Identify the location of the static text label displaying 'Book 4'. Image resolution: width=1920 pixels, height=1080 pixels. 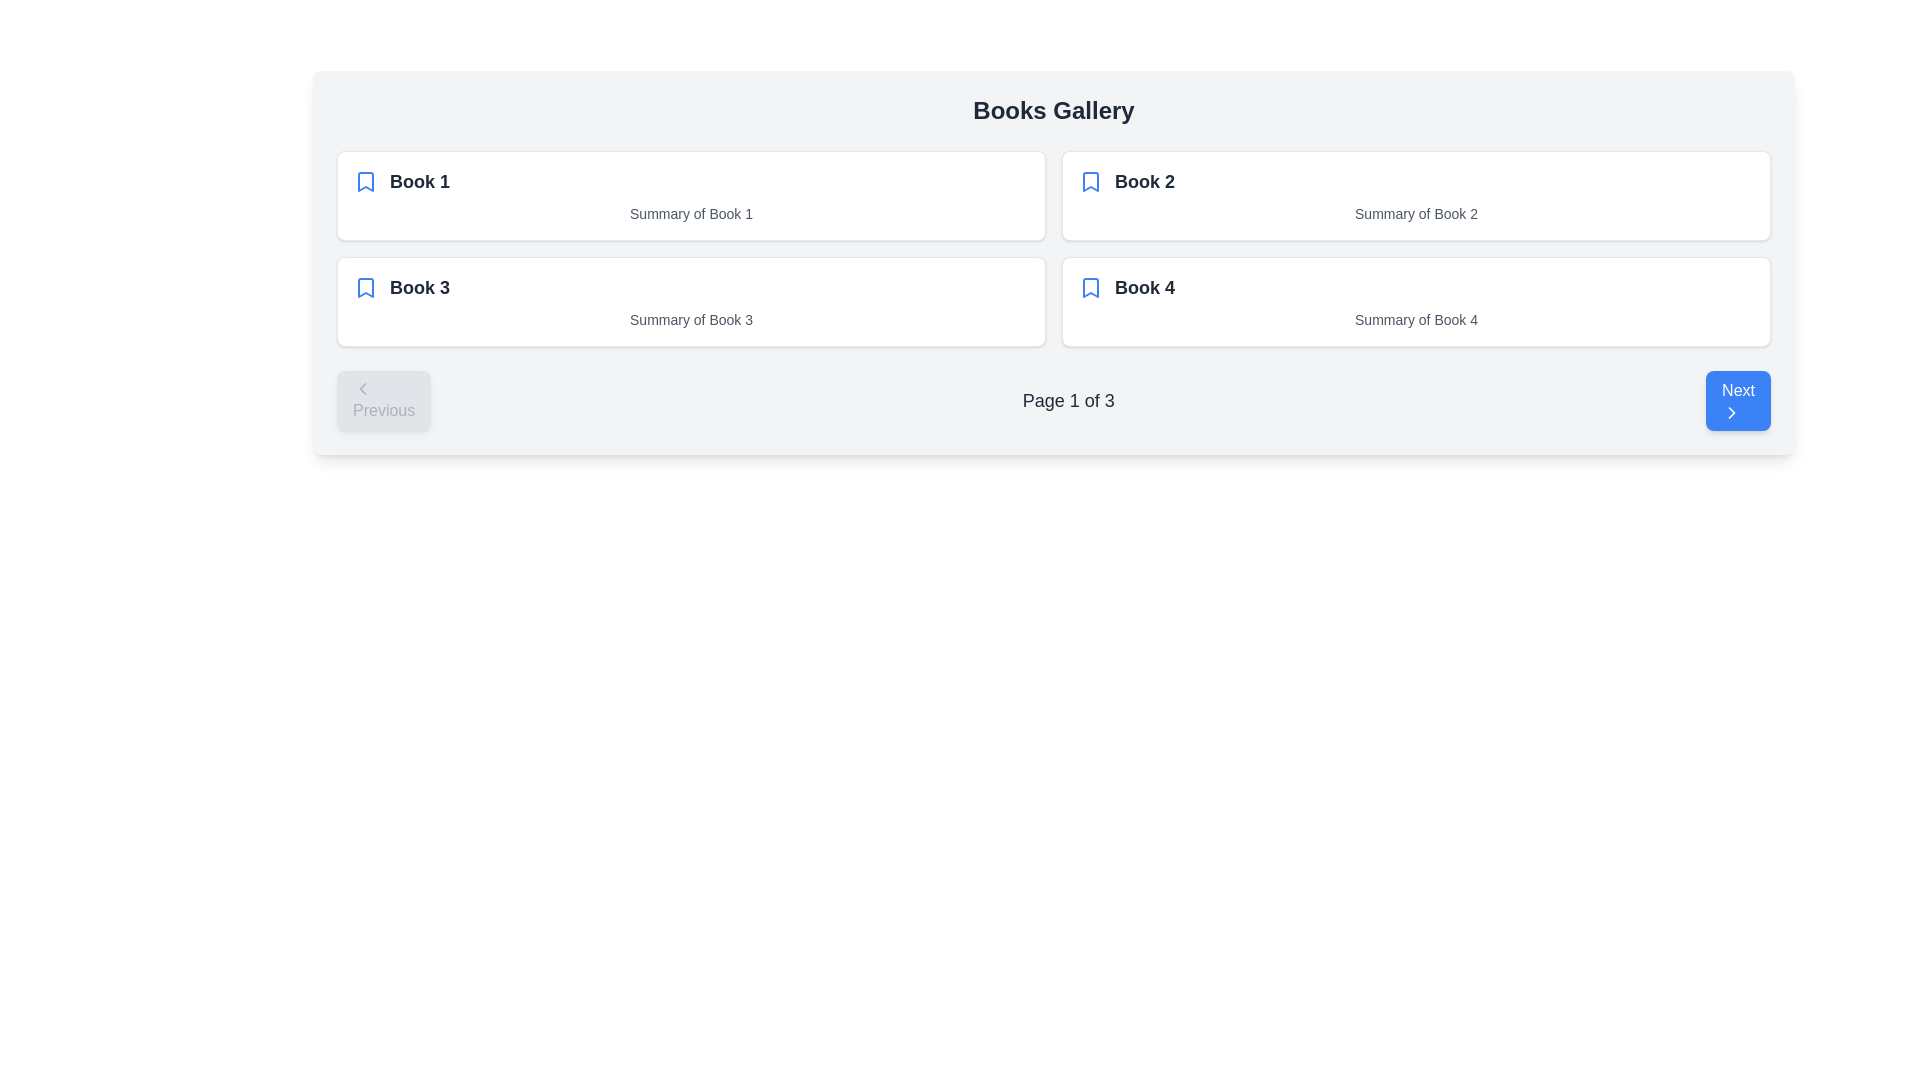
(1145, 288).